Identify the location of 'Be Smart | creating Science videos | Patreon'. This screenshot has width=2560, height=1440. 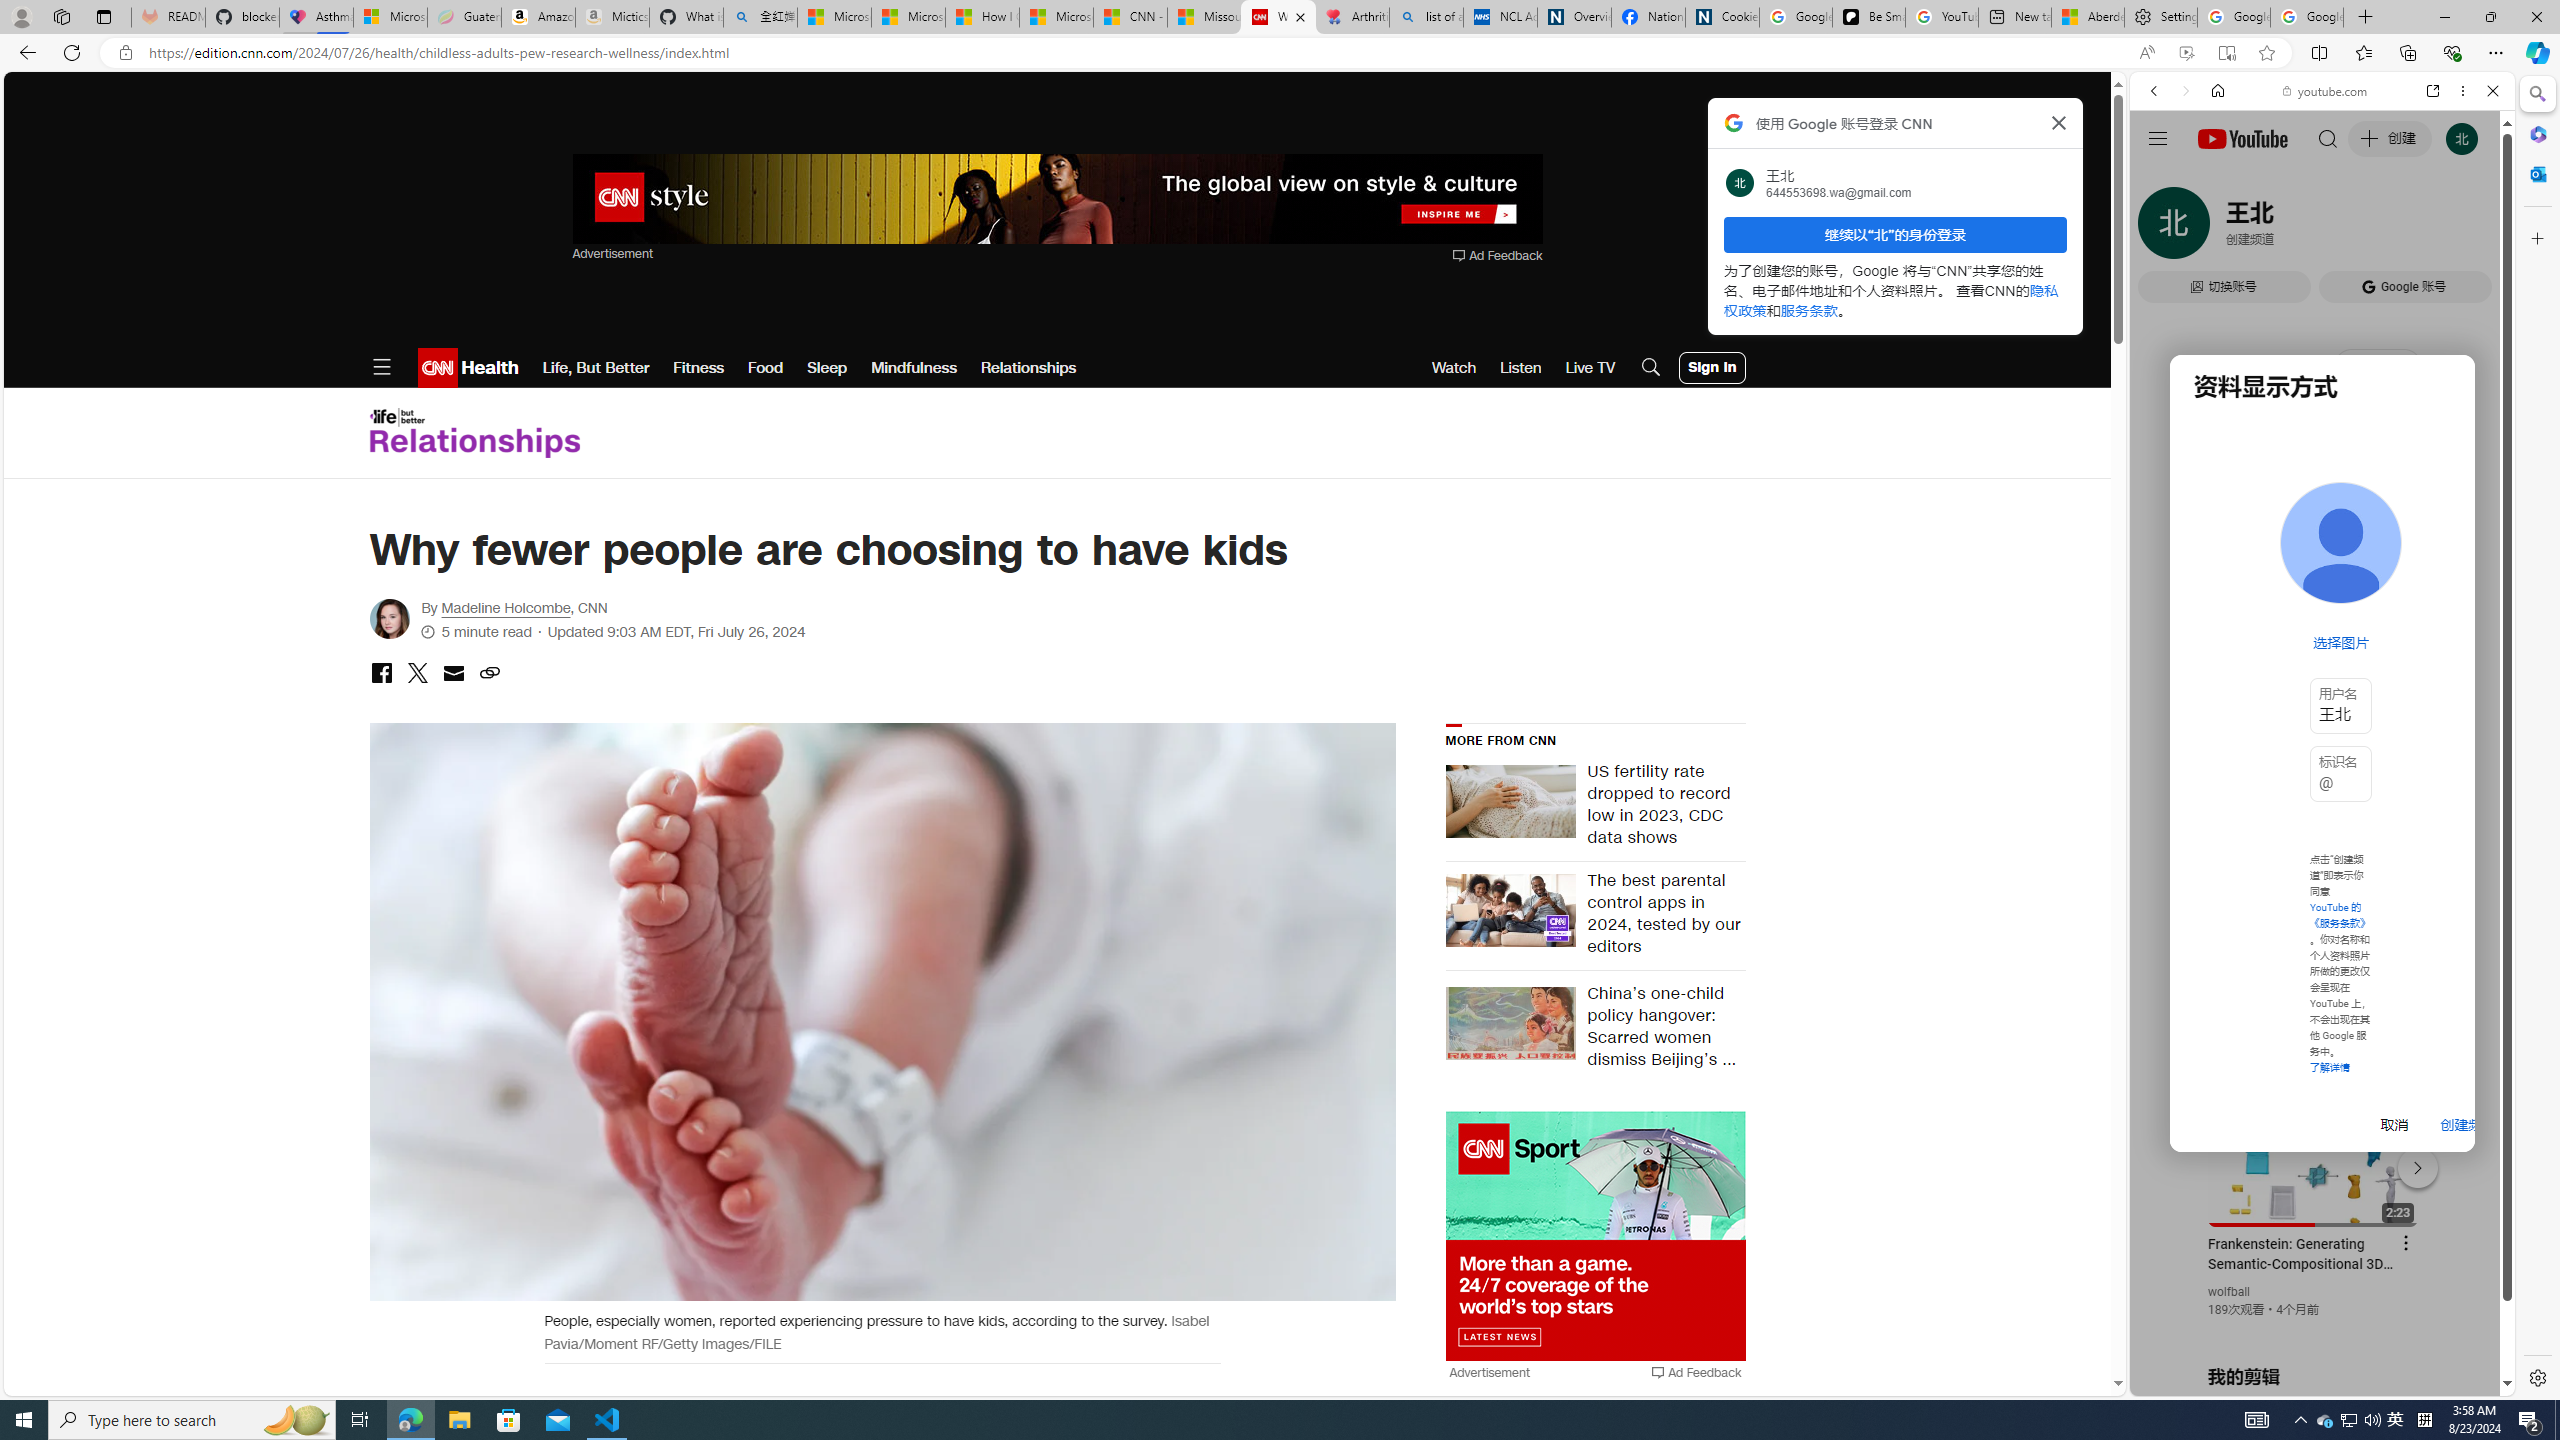
(1867, 16).